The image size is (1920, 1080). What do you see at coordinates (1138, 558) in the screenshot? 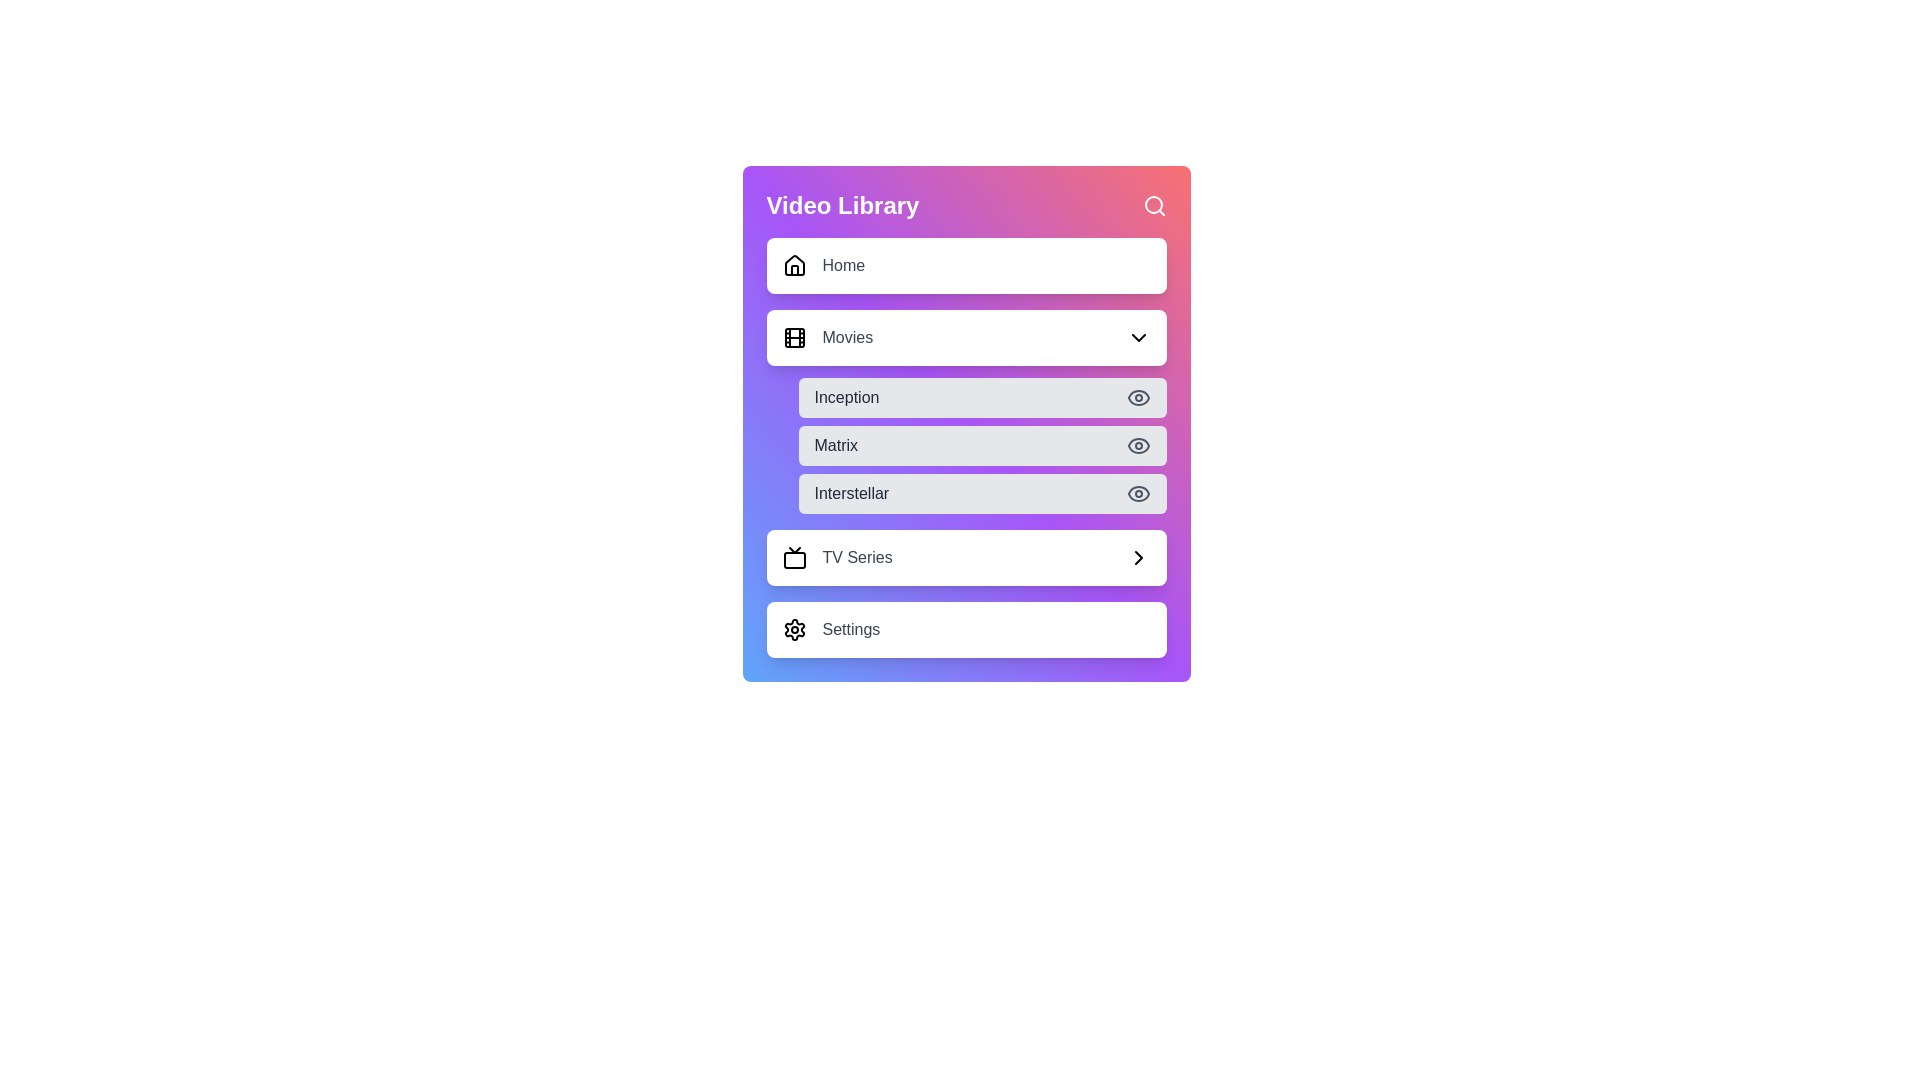
I see `the right-facing arrow icon located at the far right end of the 'TV Series' clickable row in the 'Video Library' section` at bounding box center [1138, 558].